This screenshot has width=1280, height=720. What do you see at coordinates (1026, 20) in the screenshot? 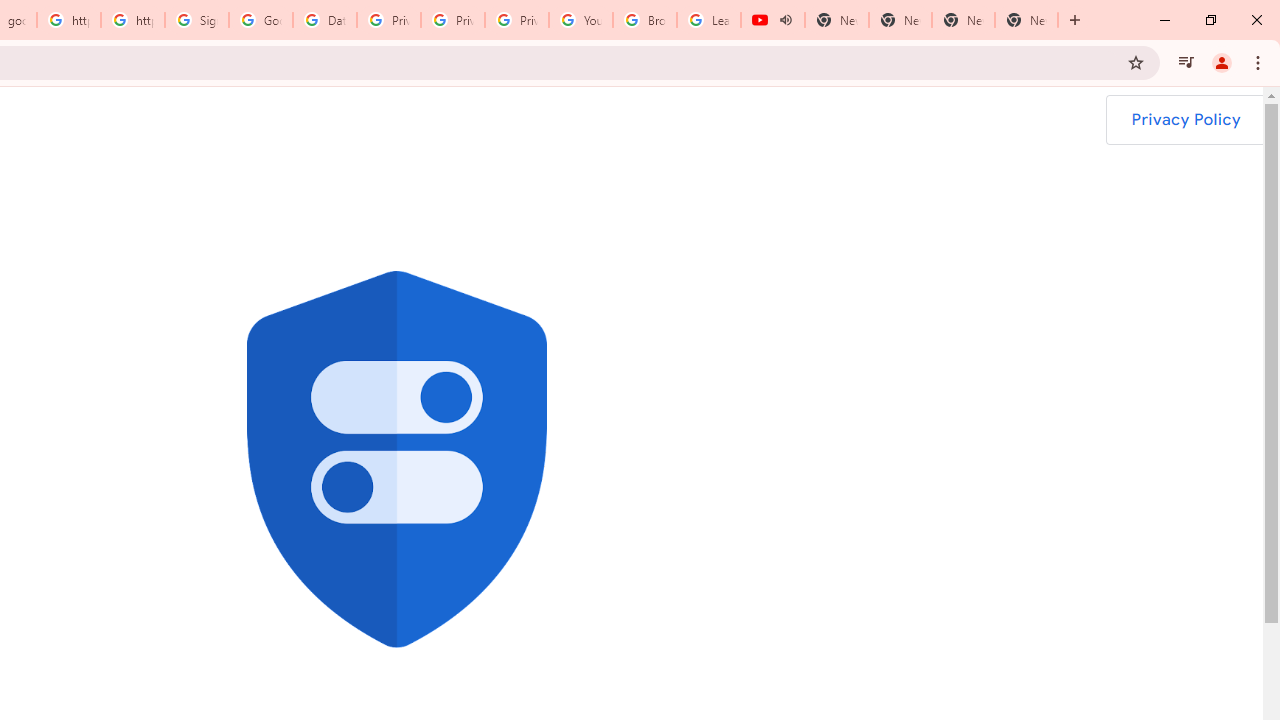
I see `'New Tab'` at bounding box center [1026, 20].